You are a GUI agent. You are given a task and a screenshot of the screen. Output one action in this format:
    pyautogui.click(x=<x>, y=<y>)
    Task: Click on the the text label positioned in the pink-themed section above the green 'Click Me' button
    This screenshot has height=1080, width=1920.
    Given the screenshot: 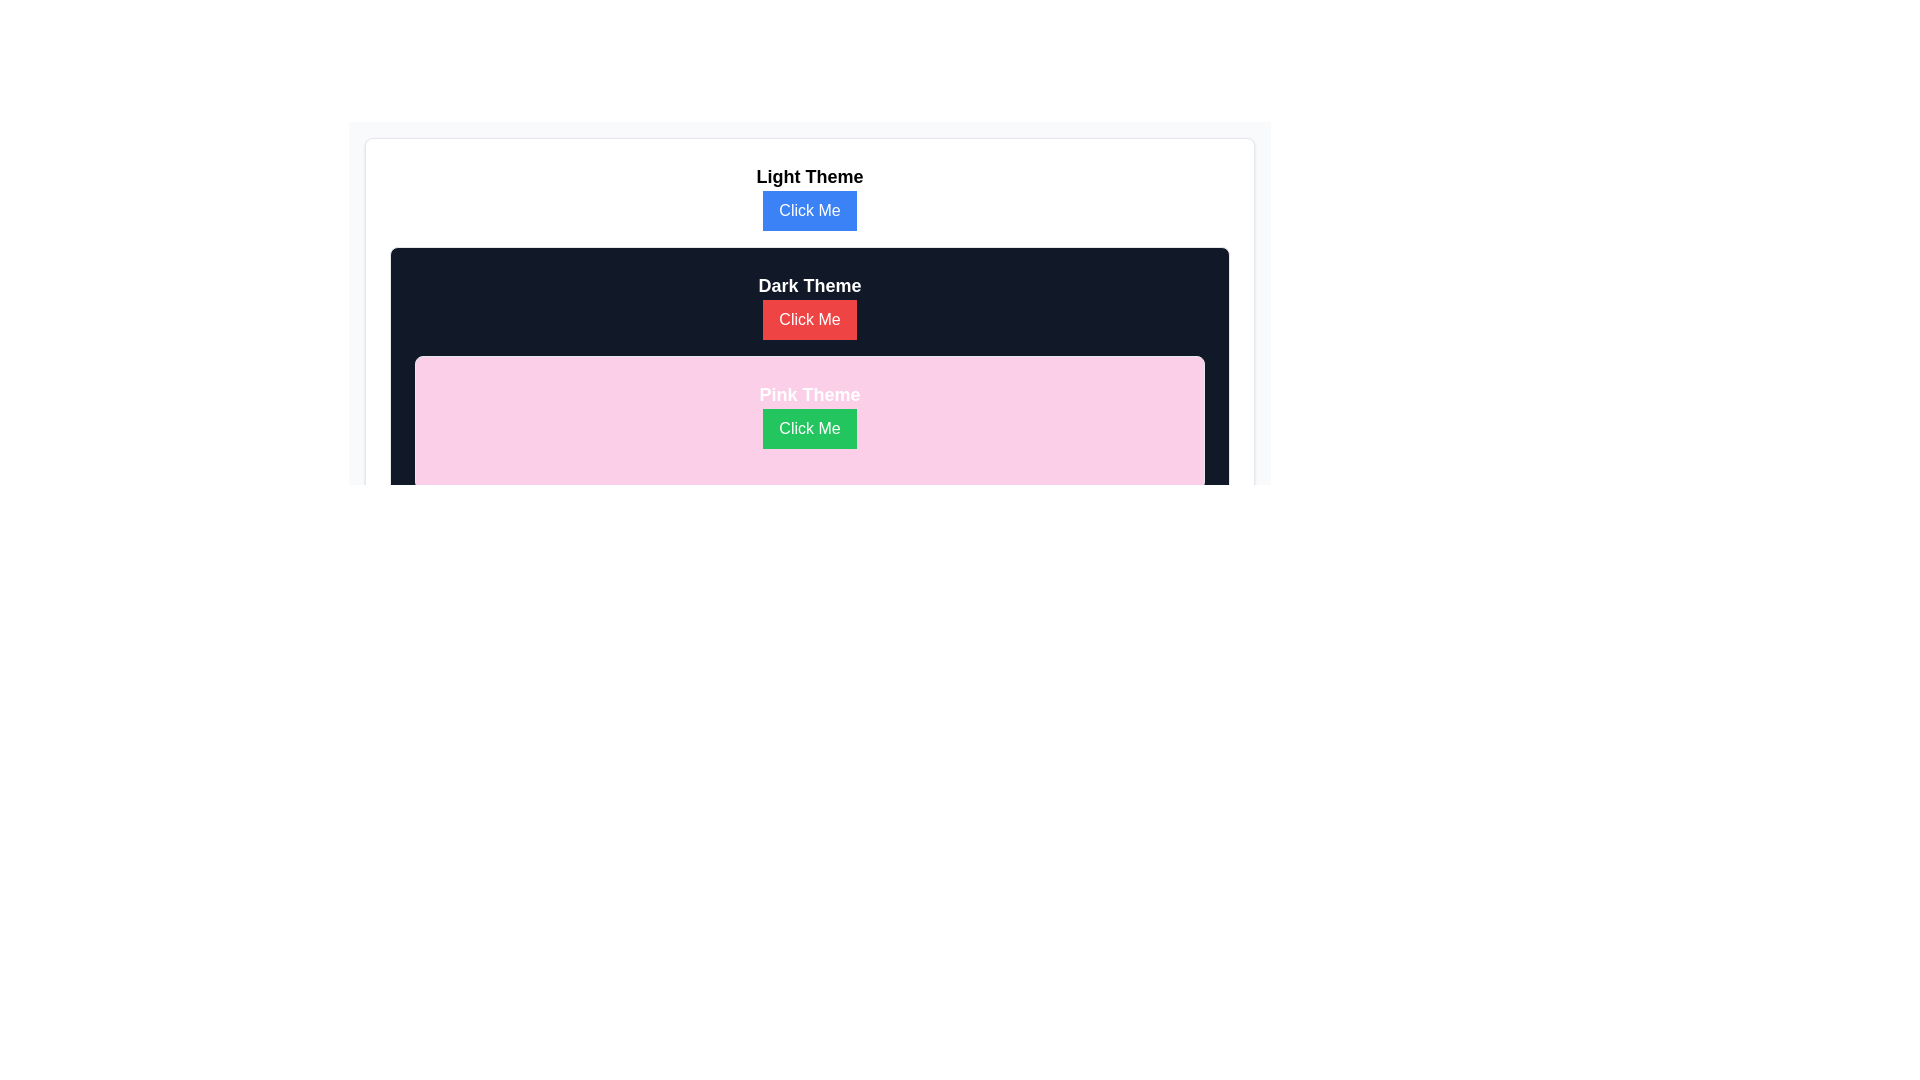 What is the action you would take?
    pyautogui.click(x=810, y=394)
    